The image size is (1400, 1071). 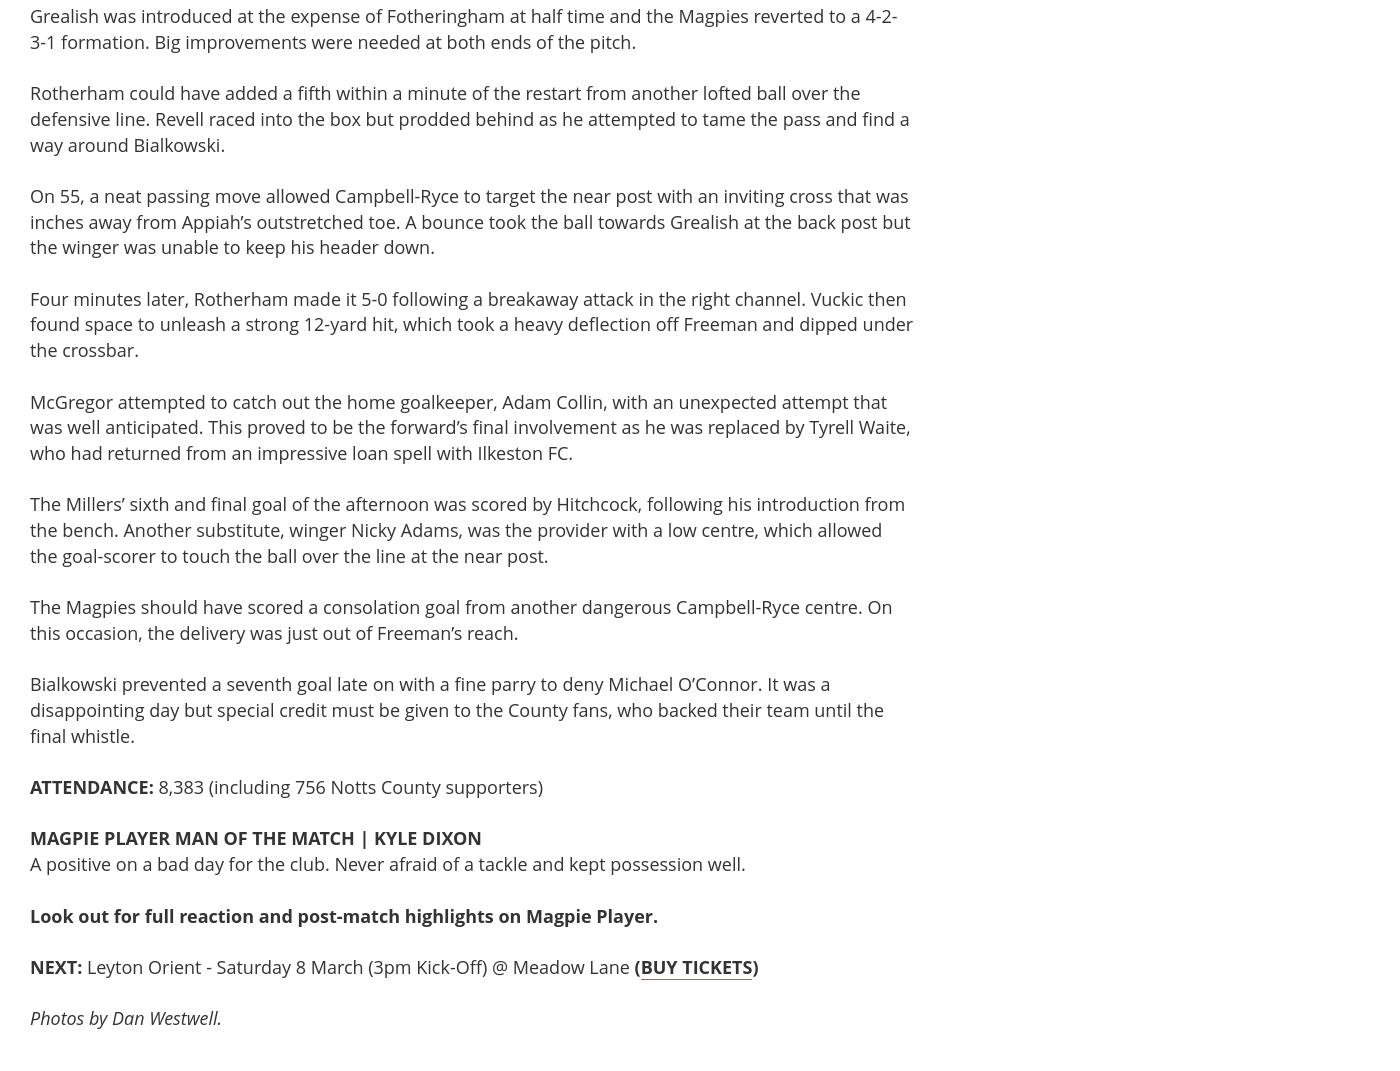 I want to click on '8,383 (including 756 Notts County supporters)', so click(x=348, y=785).